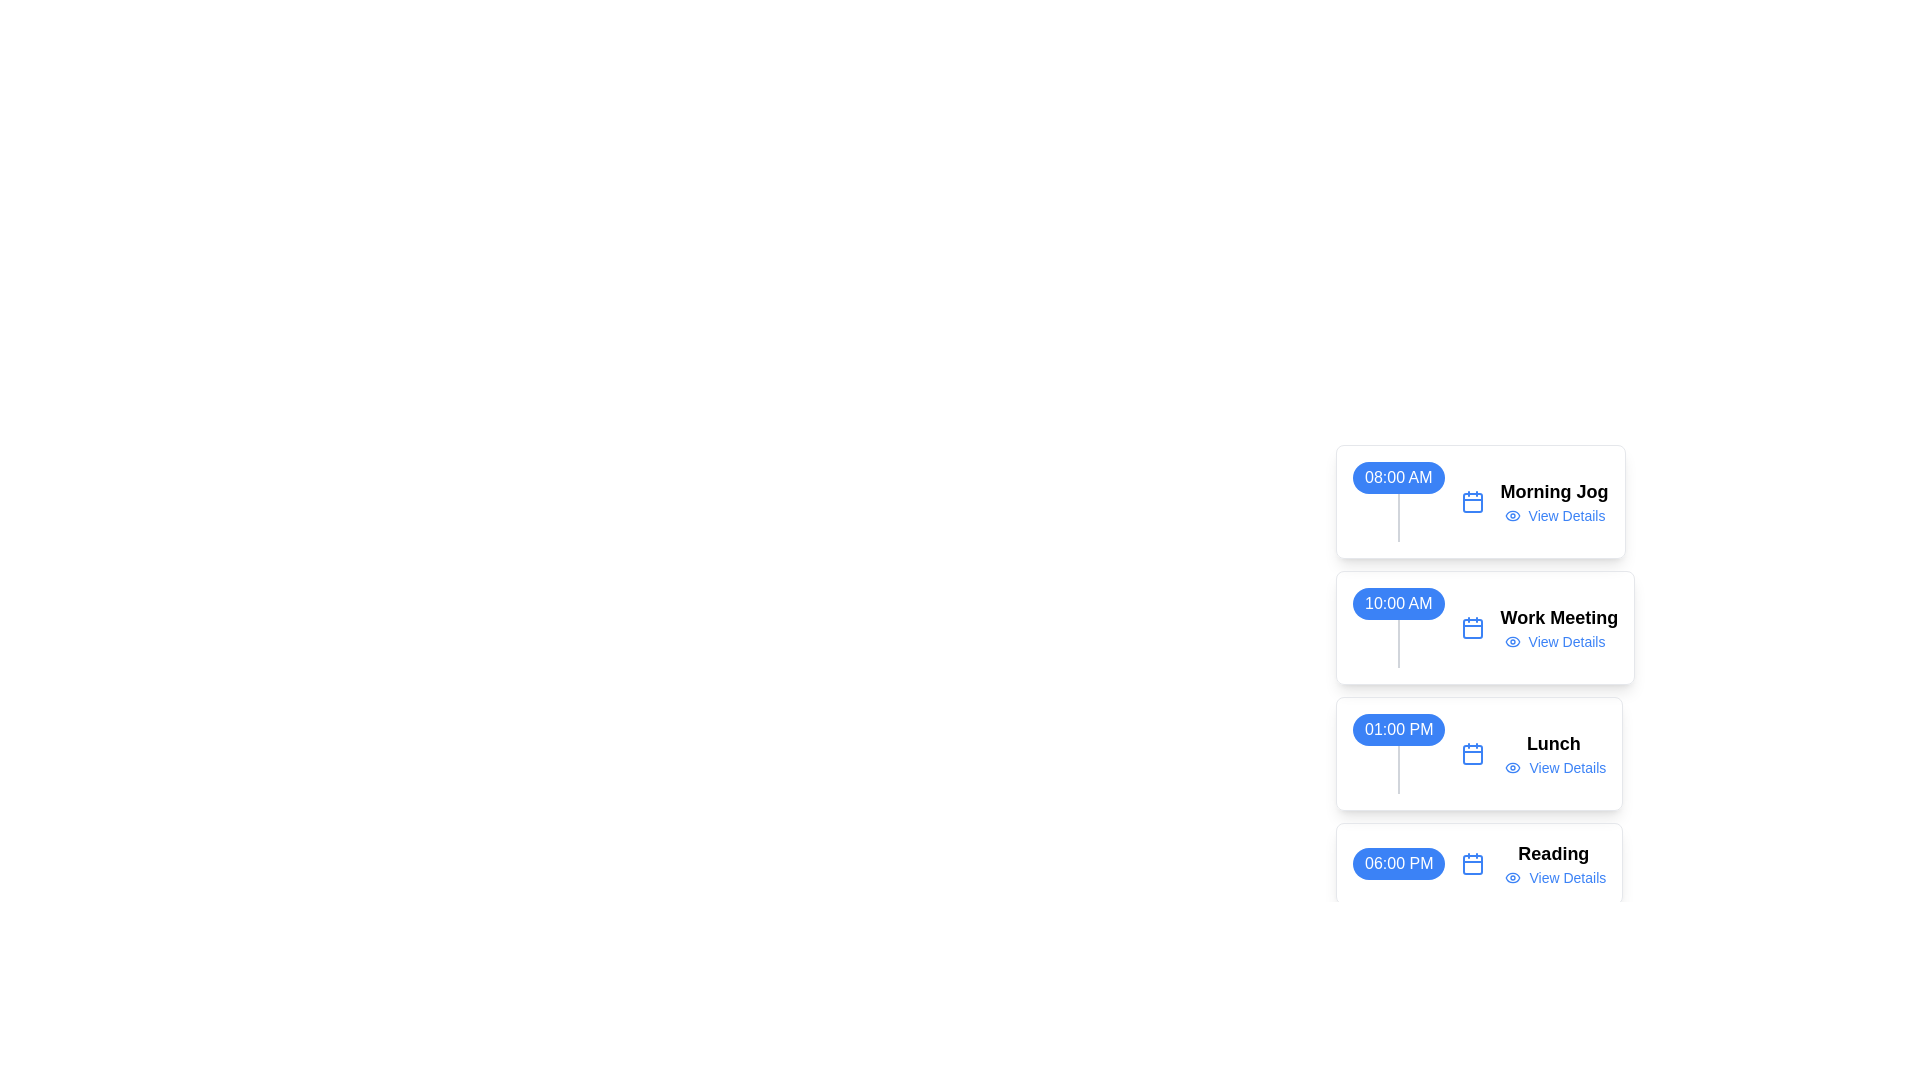  Describe the element at coordinates (1558, 641) in the screenshot. I see `the hyperlink with an accompanying icon that links to additional details about the 'Work Meeting' positioned below the 'Work Meeting' title at '10:00 AM'` at that location.